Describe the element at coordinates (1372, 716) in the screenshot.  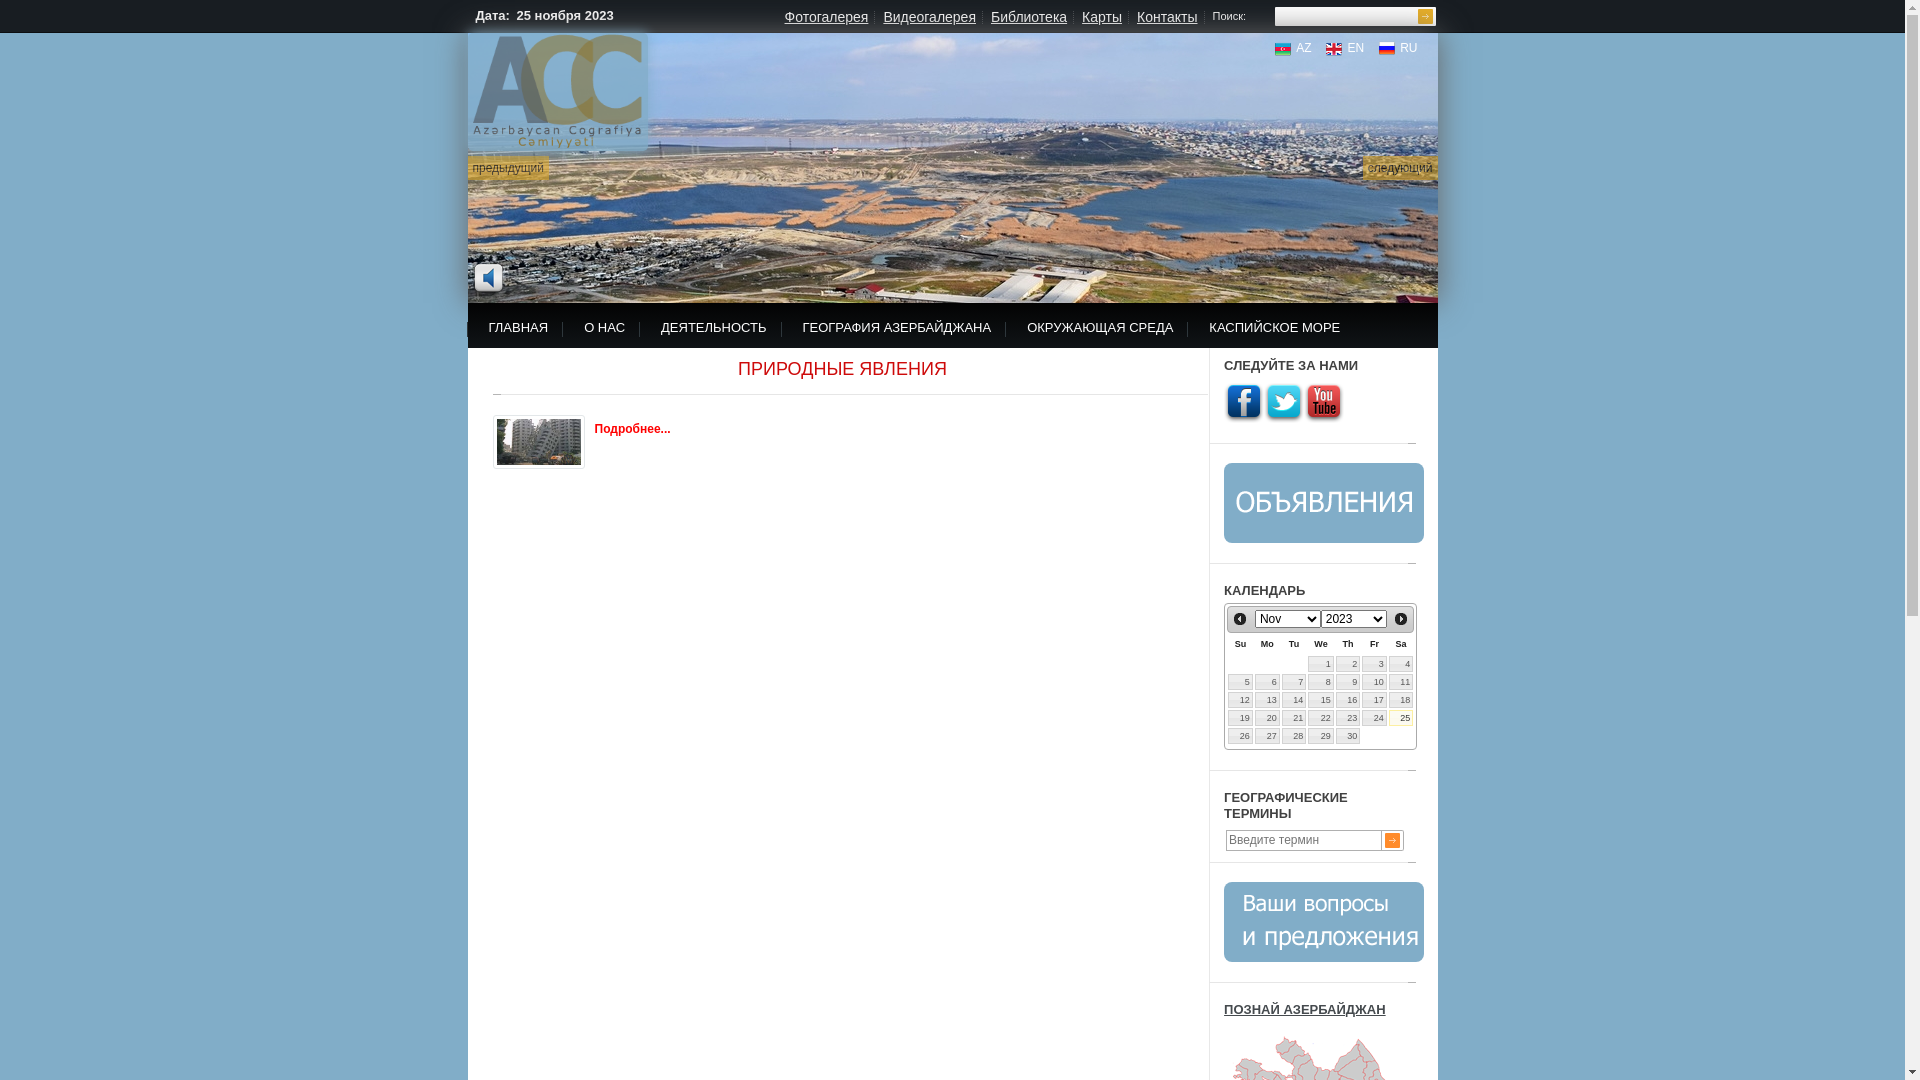
I see `'24'` at that location.